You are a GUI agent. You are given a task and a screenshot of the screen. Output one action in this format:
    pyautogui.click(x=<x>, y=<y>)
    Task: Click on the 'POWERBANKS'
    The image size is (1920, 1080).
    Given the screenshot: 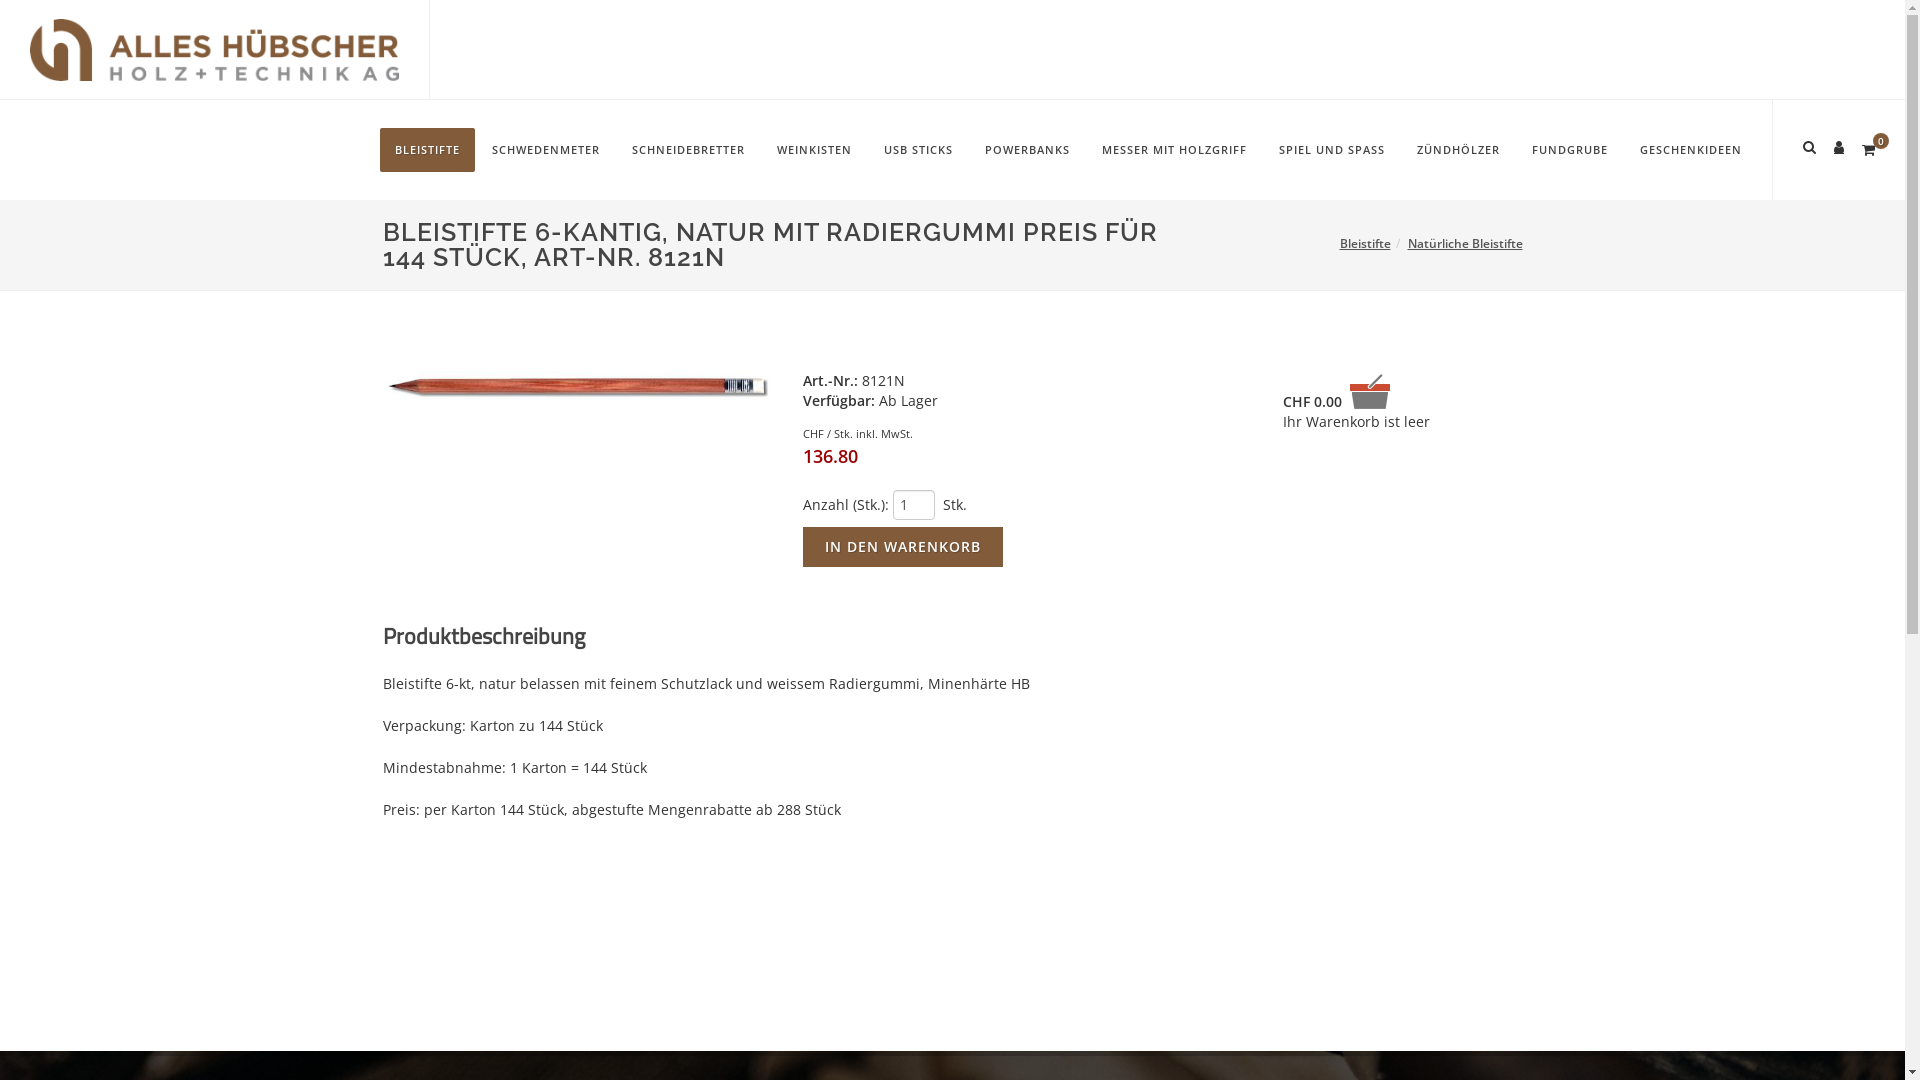 What is the action you would take?
    pyautogui.click(x=1027, y=149)
    